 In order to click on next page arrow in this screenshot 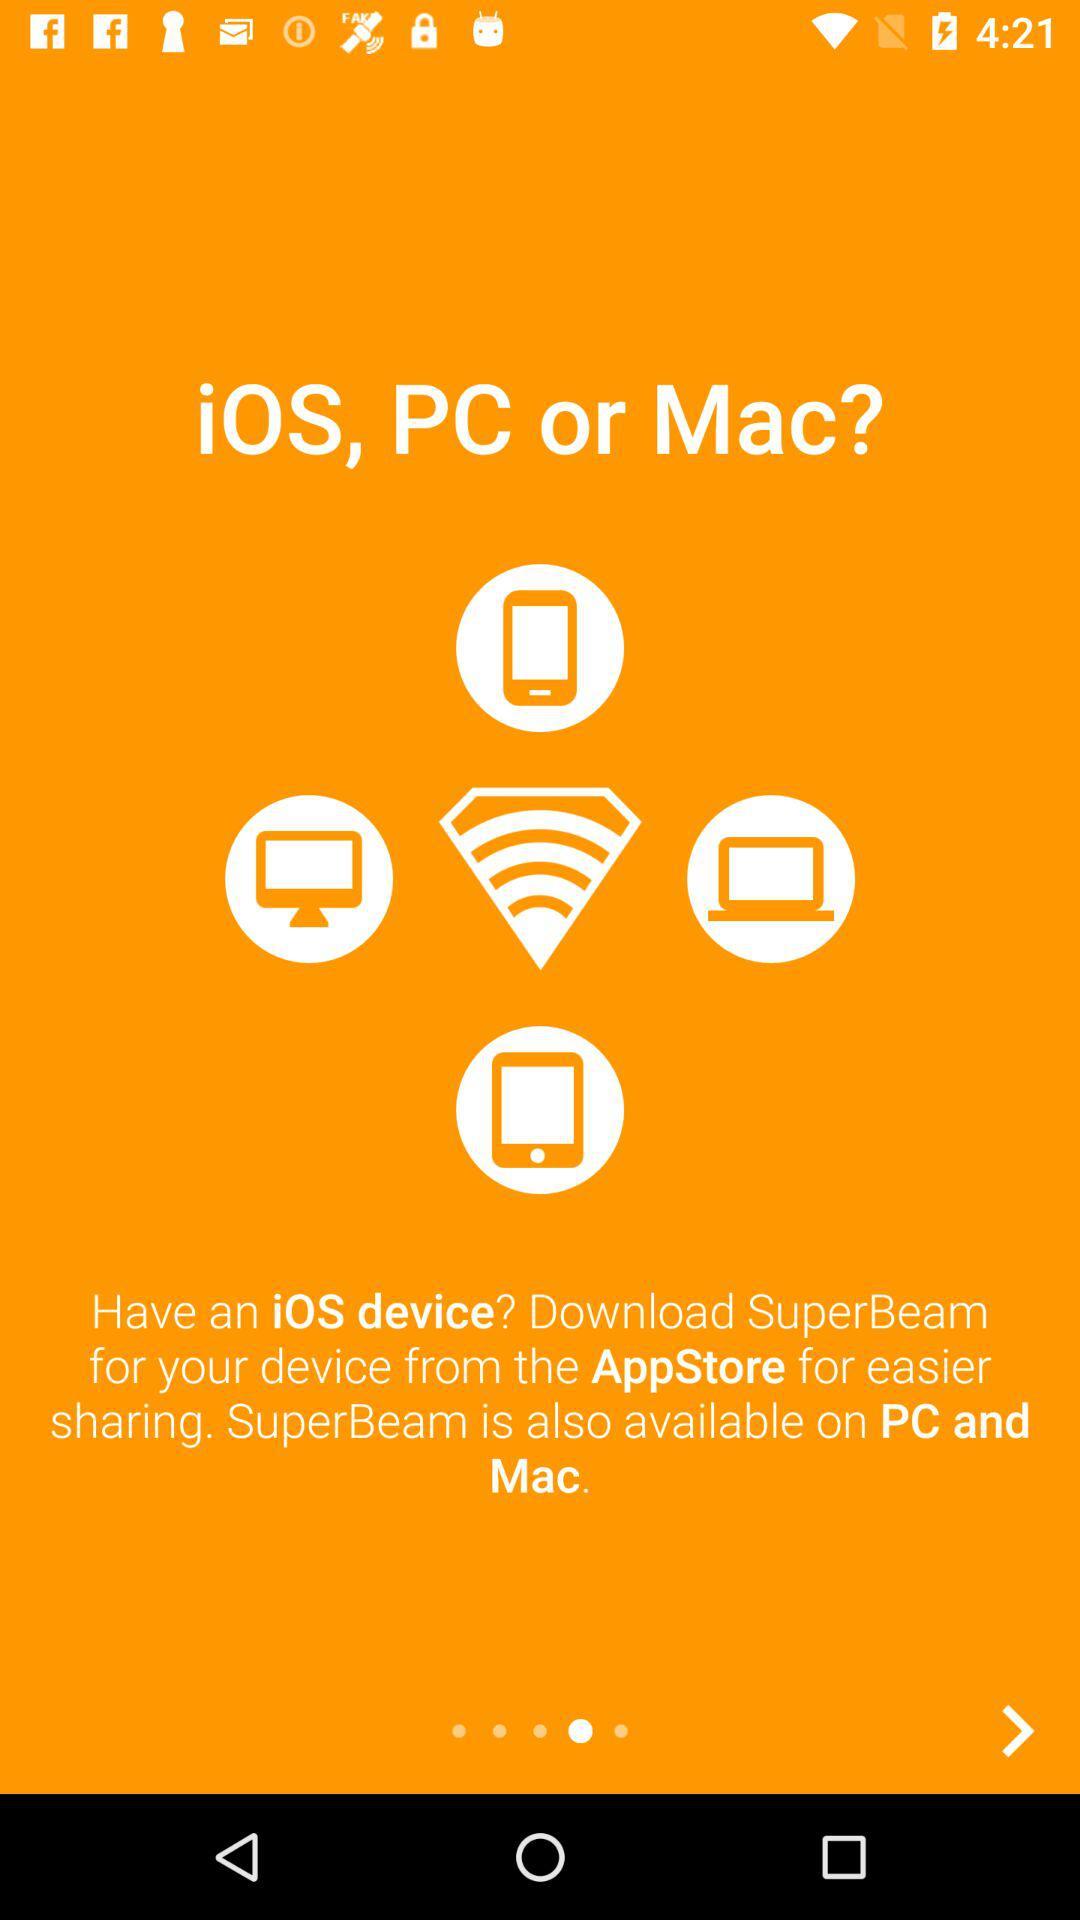, I will do `click(1017, 1730)`.